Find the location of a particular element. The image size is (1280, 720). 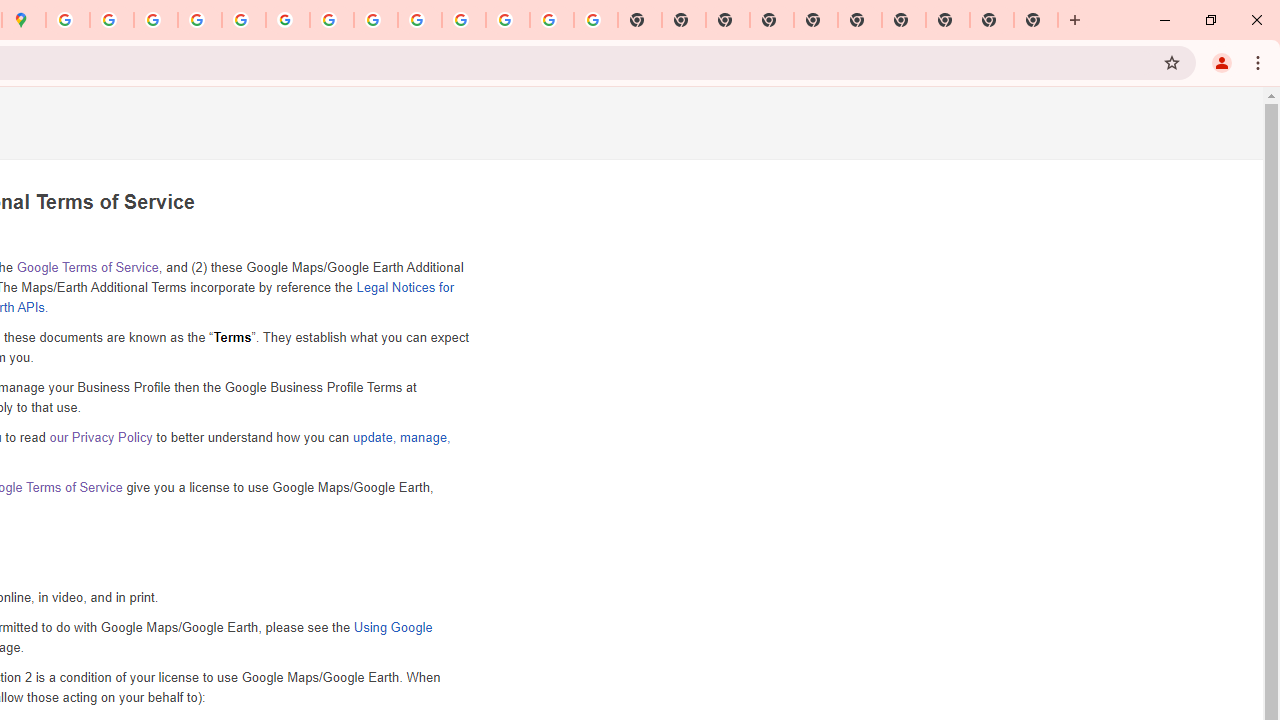

'You' is located at coordinates (1220, 61).